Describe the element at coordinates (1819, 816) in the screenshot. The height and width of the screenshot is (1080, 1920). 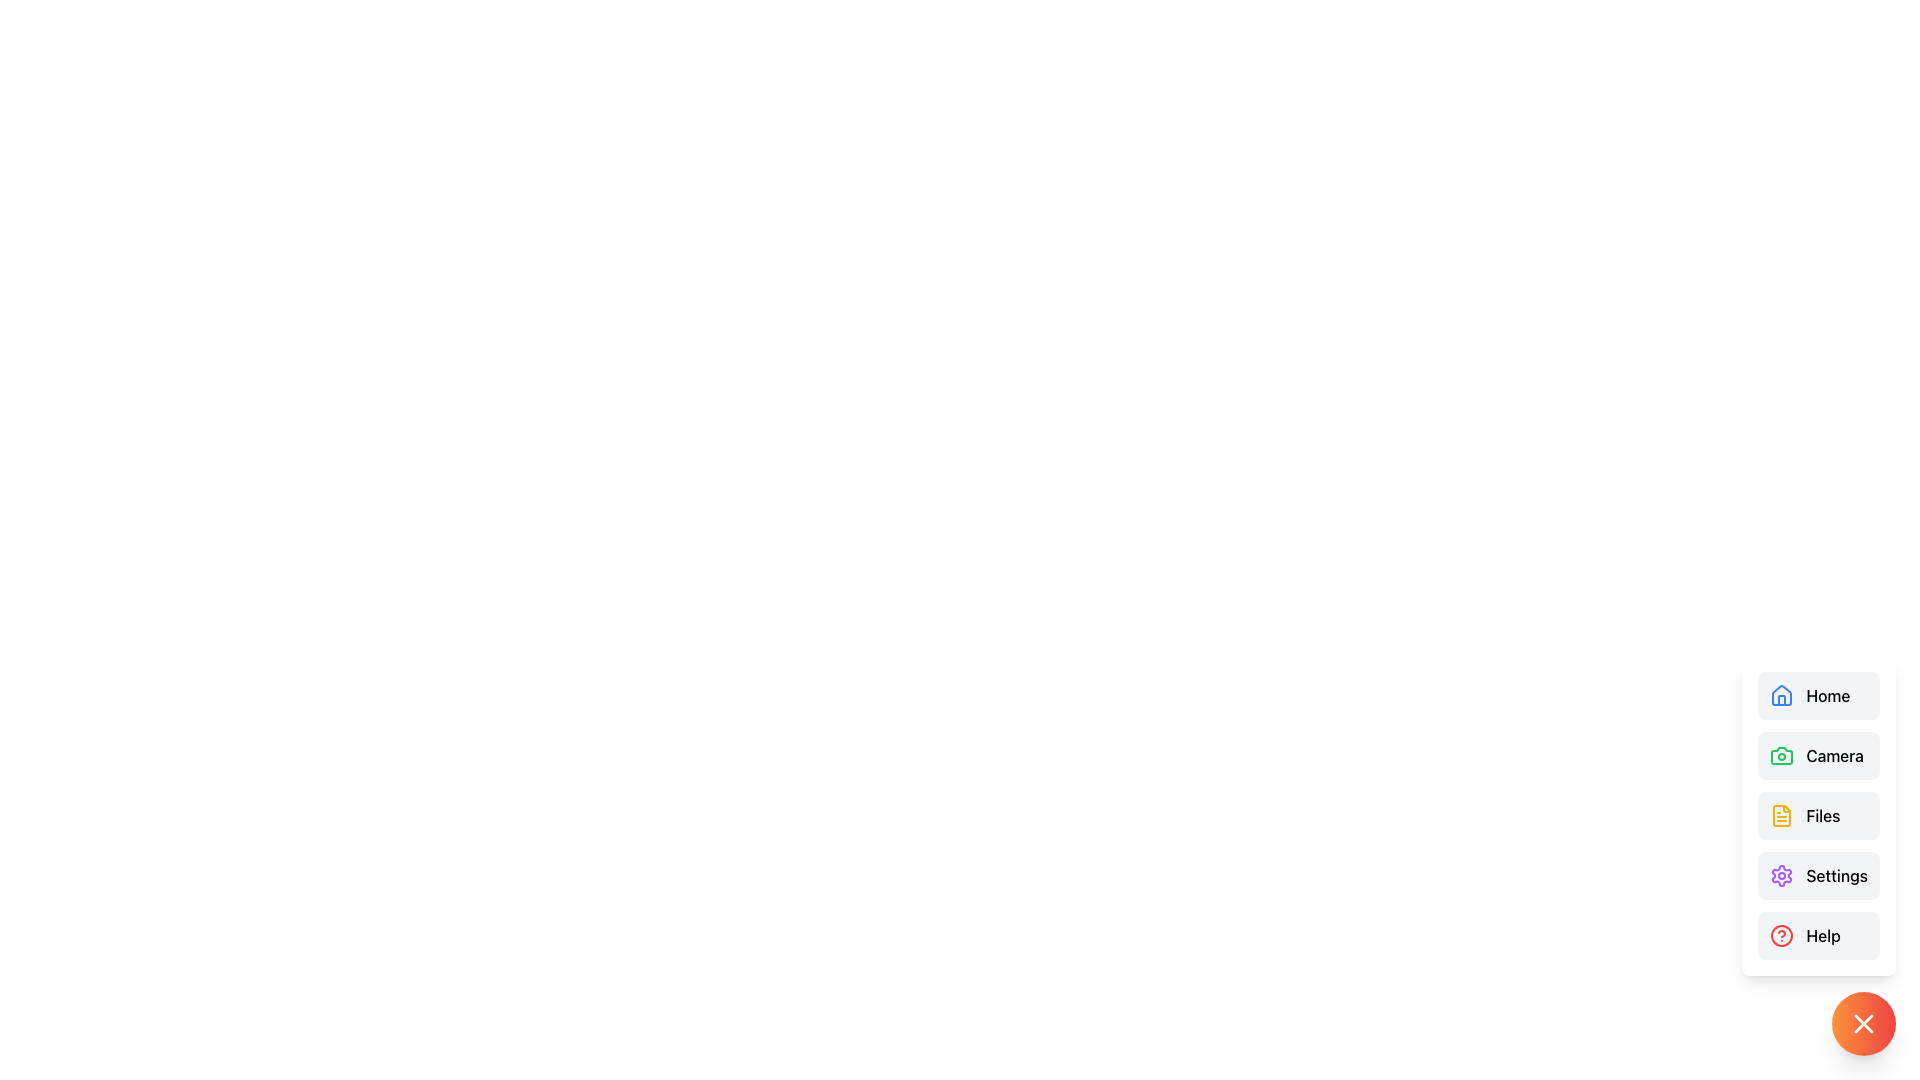
I see `the 'Files' button, which is a horizontal button with a light gray background and a yellow outlined document icon, located in the third position from the top in a list of buttons` at that location.